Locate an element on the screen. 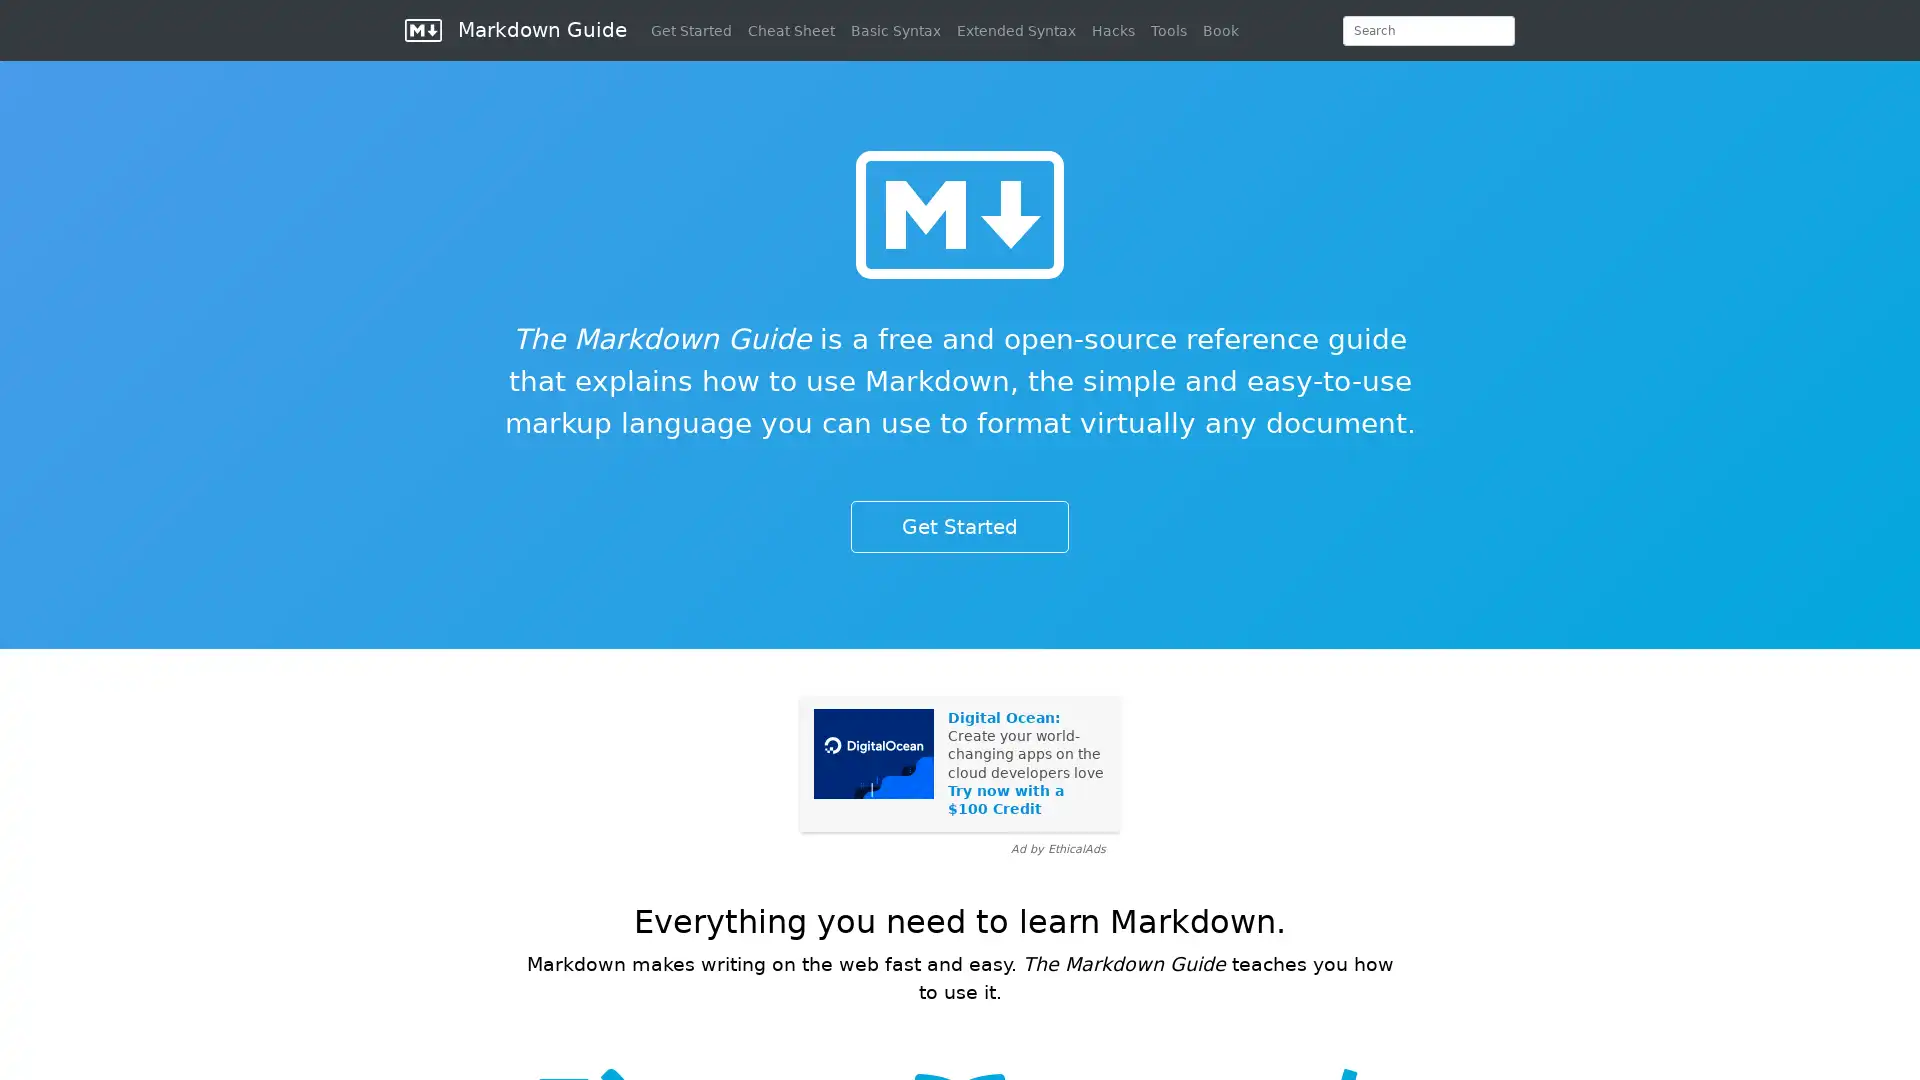  Get Started is located at coordinates (960, 526).